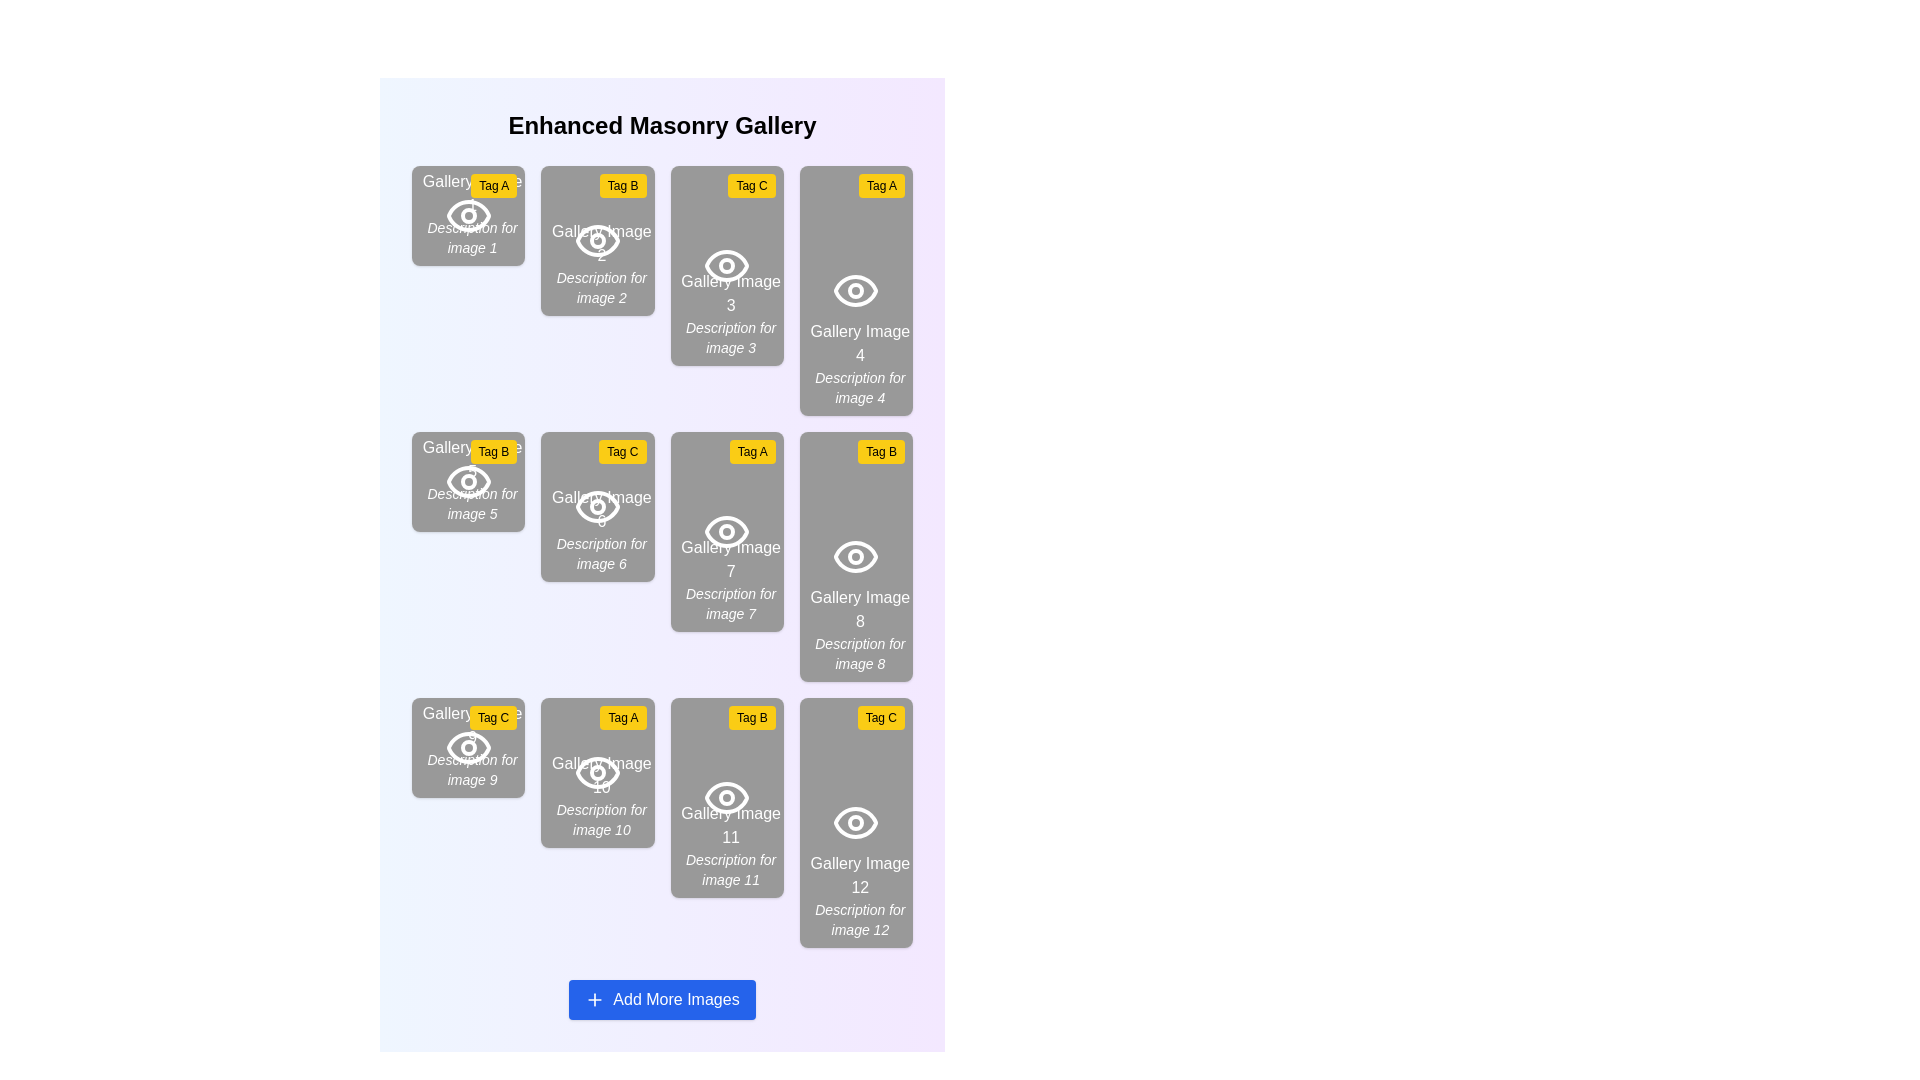 Image resolution: width=1920 pixels, height=1080 pixels. What do you see at coordinates (751, 716) in the screenshot?
I see `the rectangular badge labeled 'Tag B' with a yellow background and black text, located in the top-right corner of the card titled 'Gallery Image 11'` at bounding box center [751, 716].